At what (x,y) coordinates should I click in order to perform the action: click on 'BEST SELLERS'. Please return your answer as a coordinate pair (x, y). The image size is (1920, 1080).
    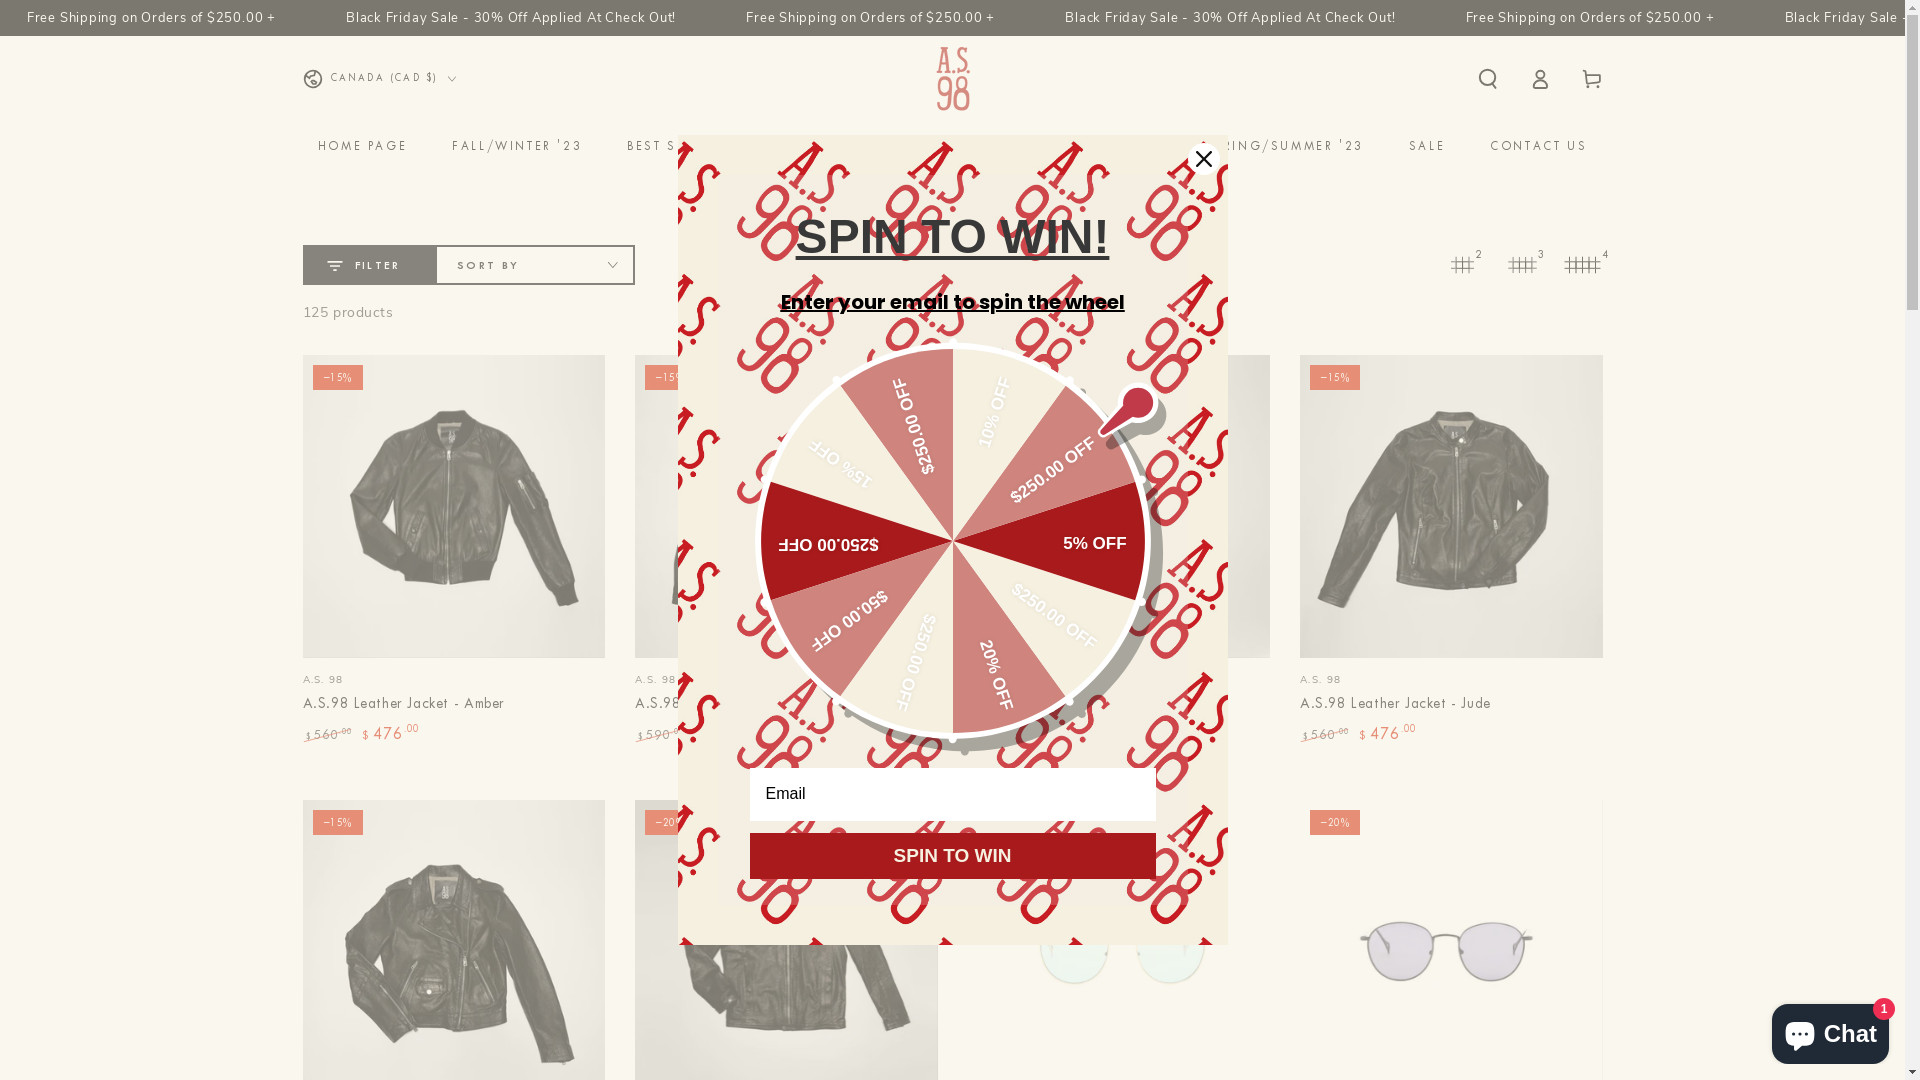
    Looking at the image, I should click on (676, 144).